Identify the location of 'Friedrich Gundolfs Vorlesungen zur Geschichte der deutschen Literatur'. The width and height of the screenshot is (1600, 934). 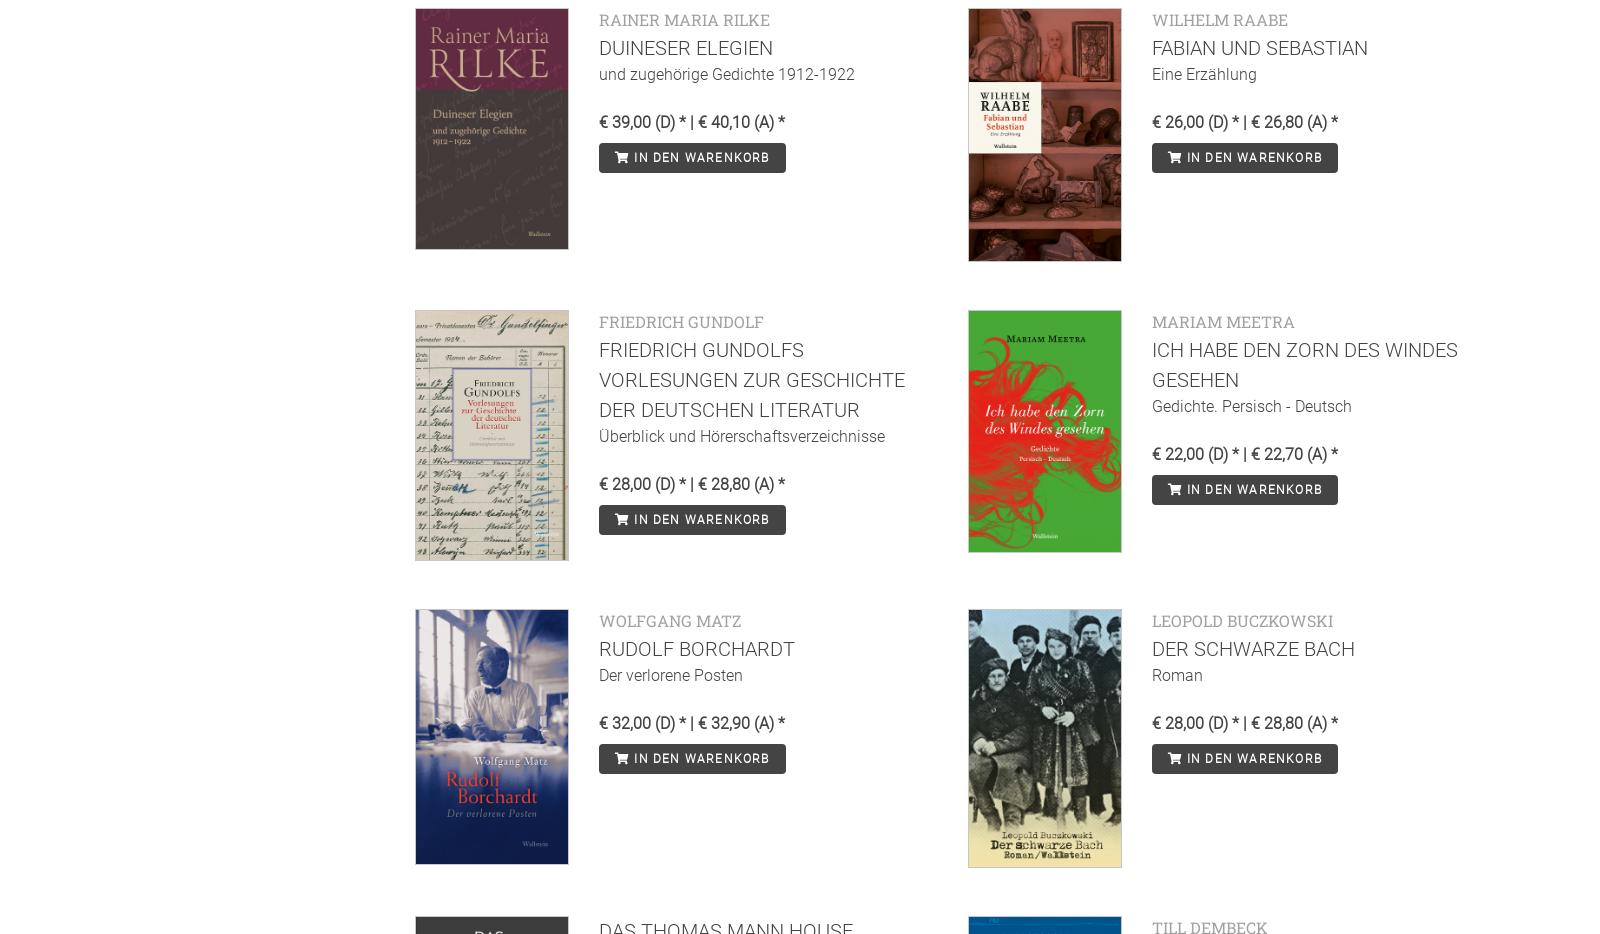
(752, 378).